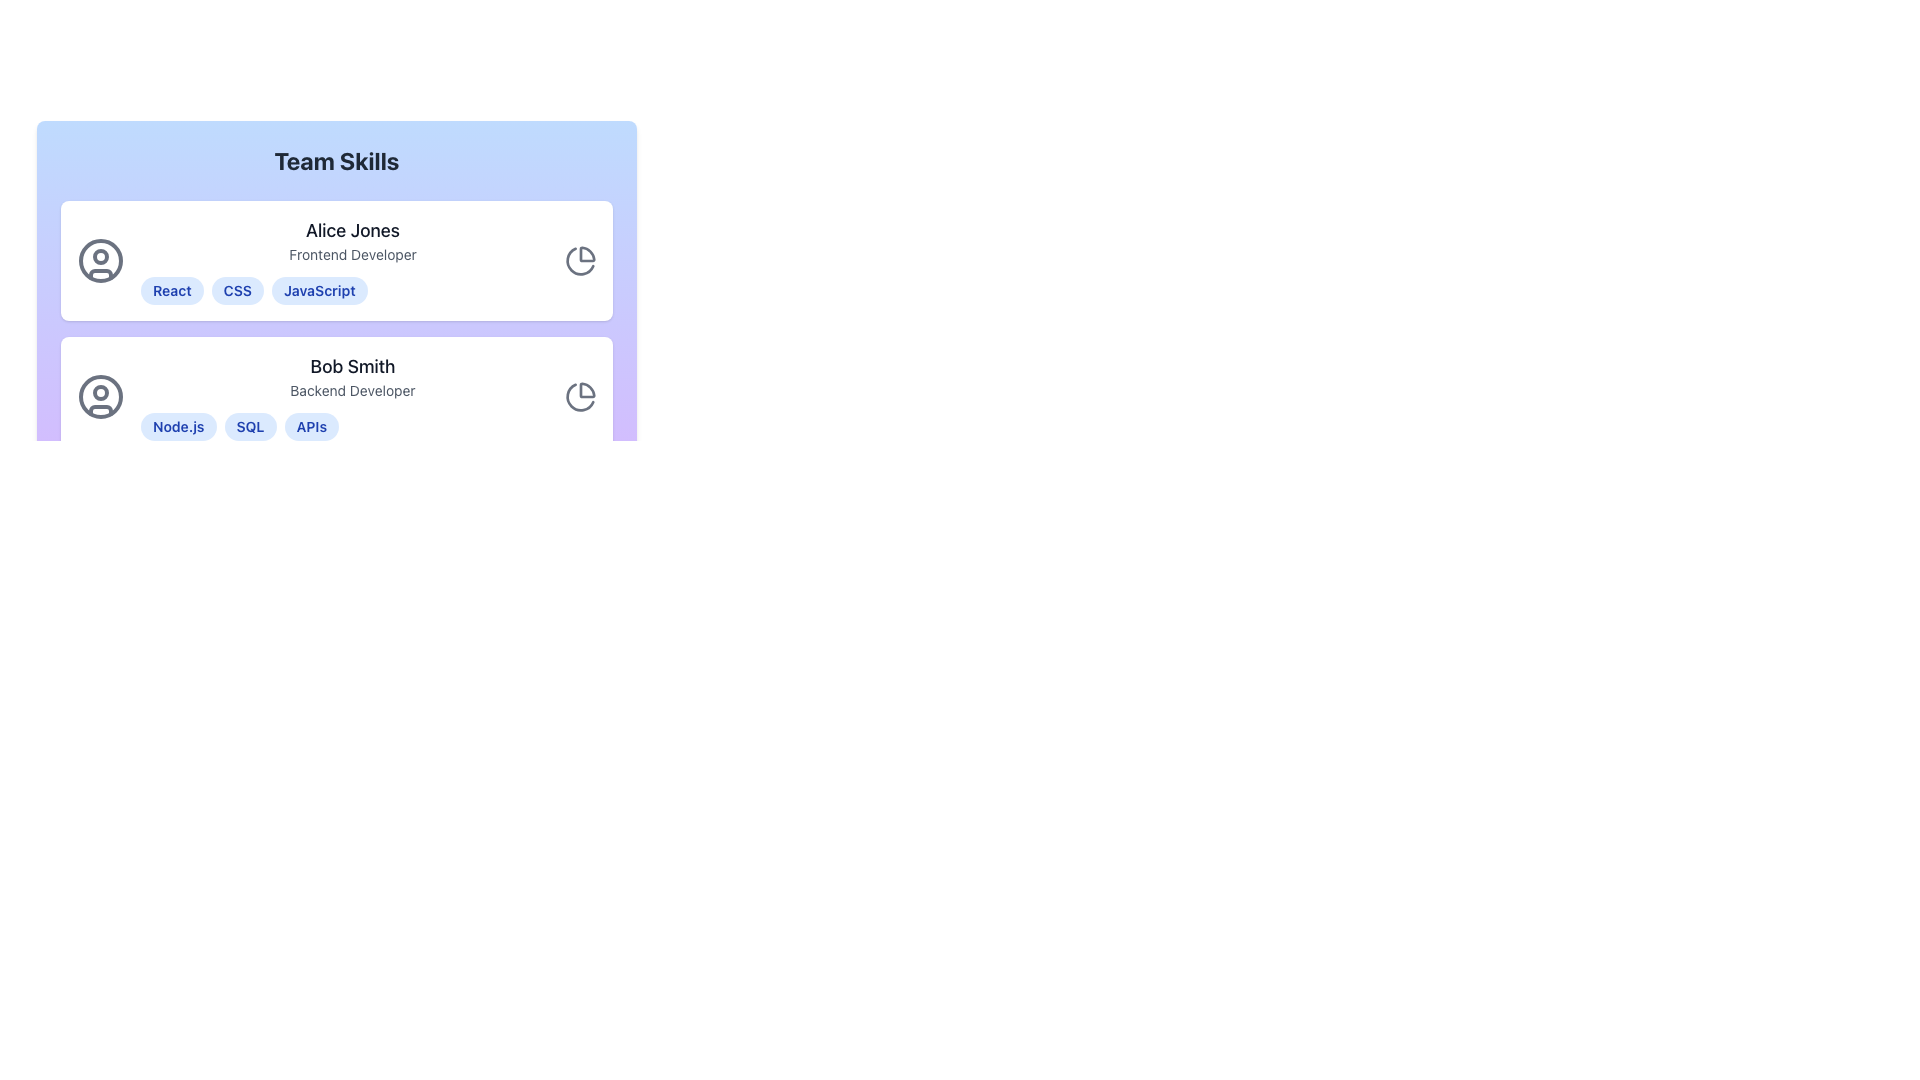 Image resolution: width=1920 pixels, height=1080 pixels. I want to click on the user silhouette icon for 'Bob Smith', which is located to the left of the text describing him as a Backend Developer, so click(99, 397).